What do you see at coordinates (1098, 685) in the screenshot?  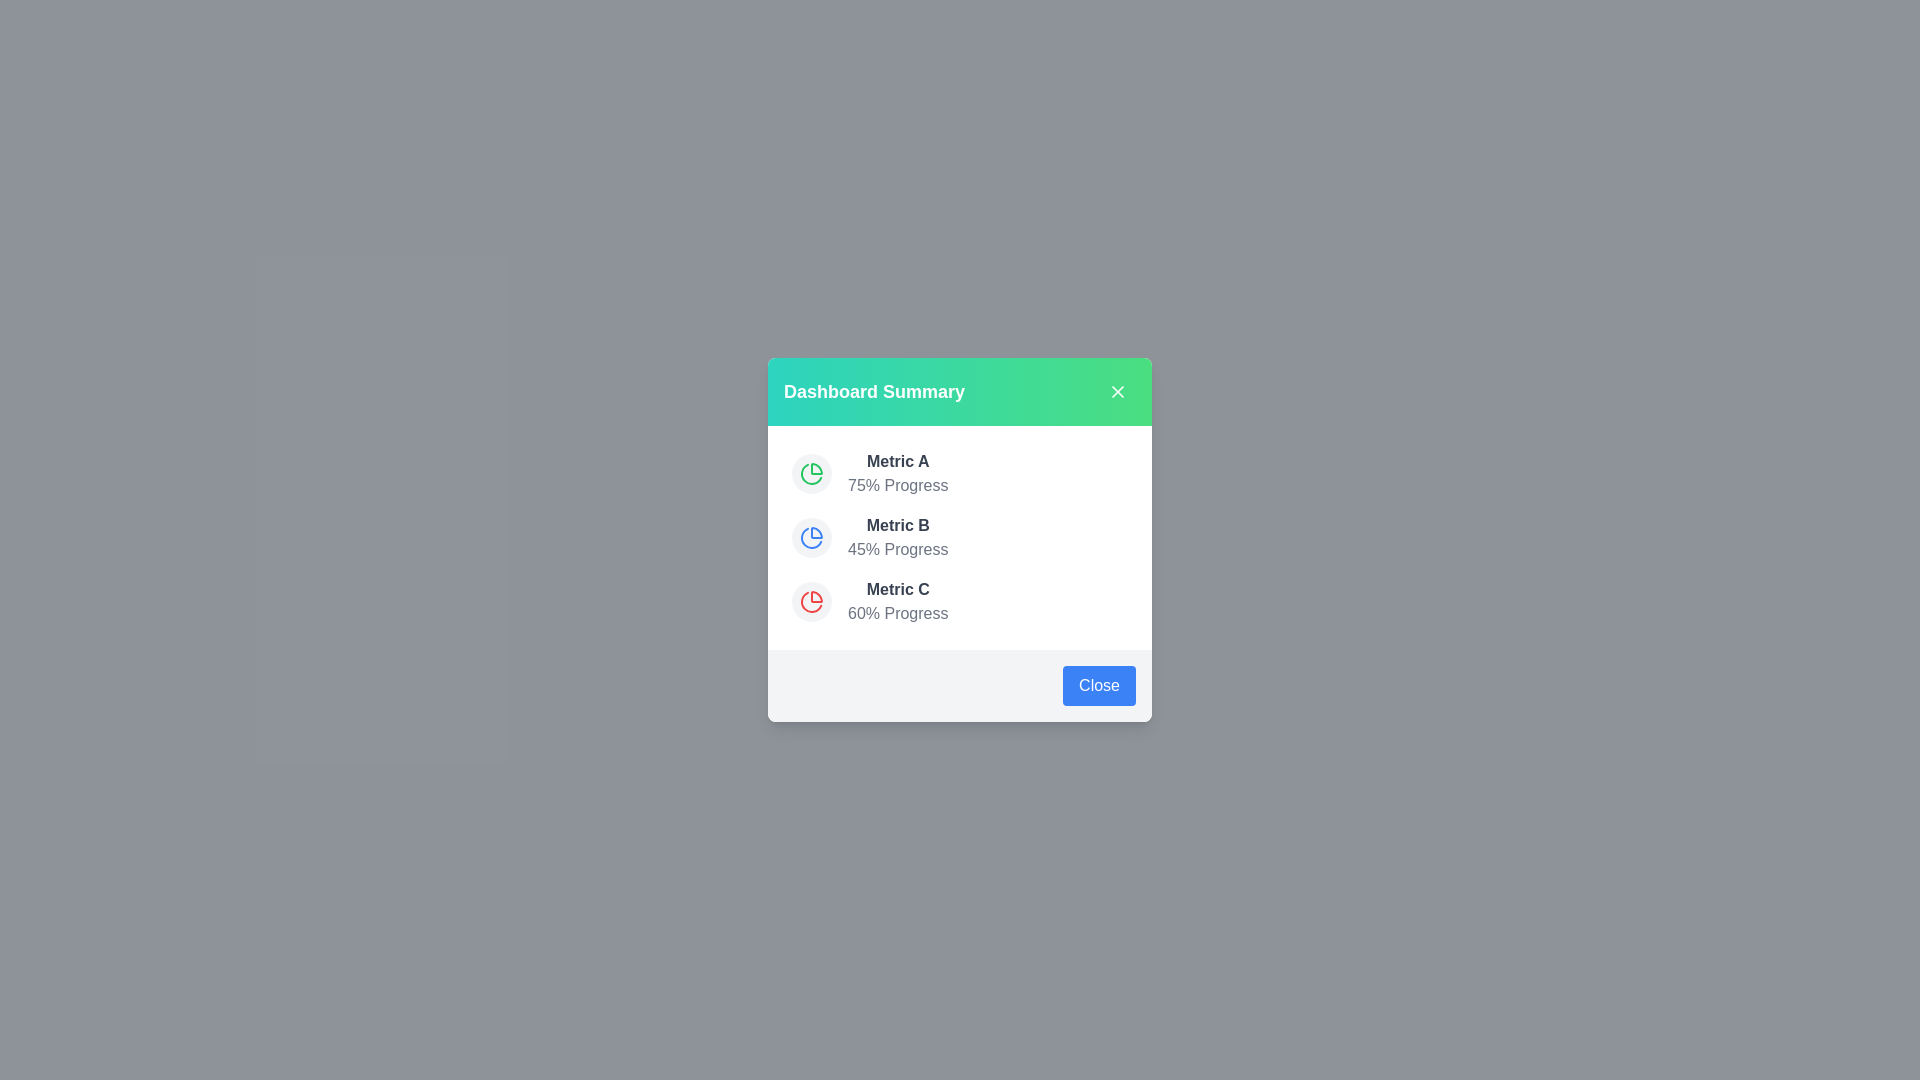 I see `the 'Close' button in the footer to close the dialog` at bounding box center [1098, 685].